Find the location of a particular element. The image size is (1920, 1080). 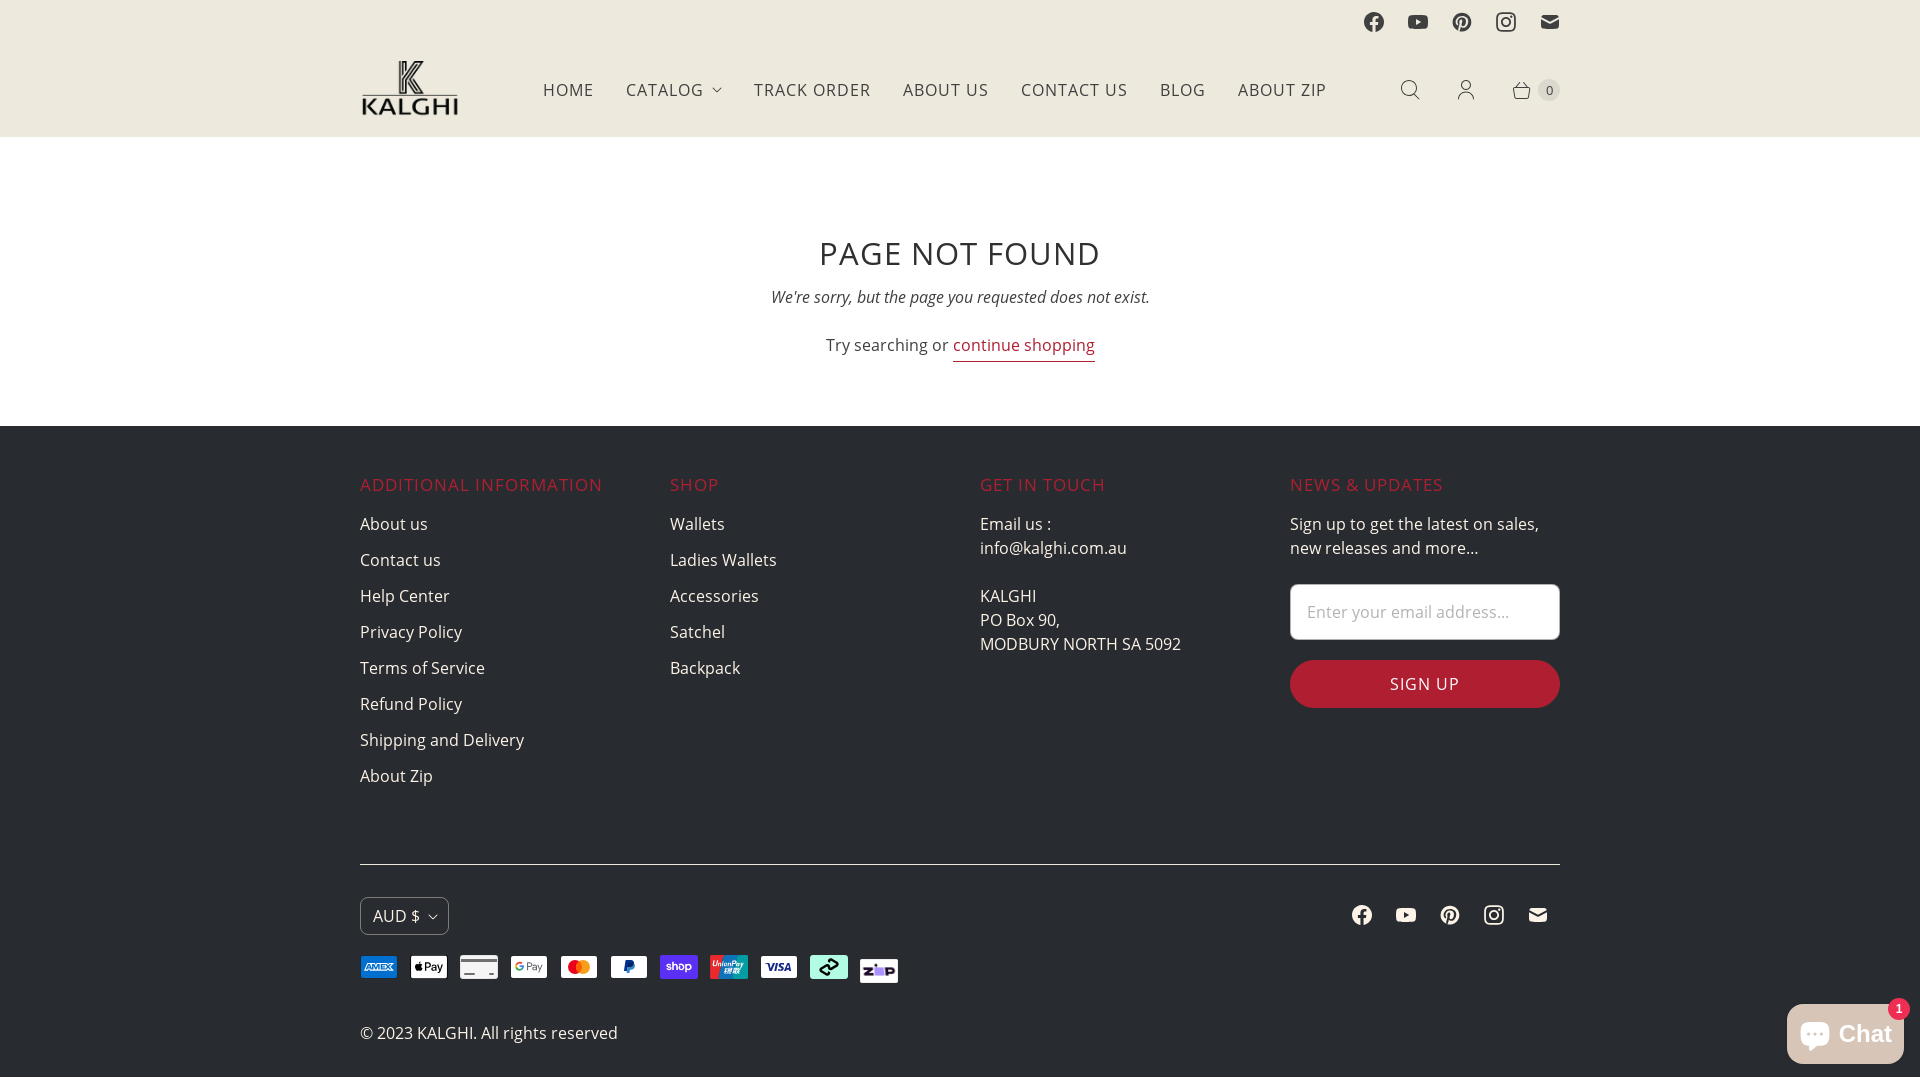

'Contact us' is located at coordinates (400, 559).